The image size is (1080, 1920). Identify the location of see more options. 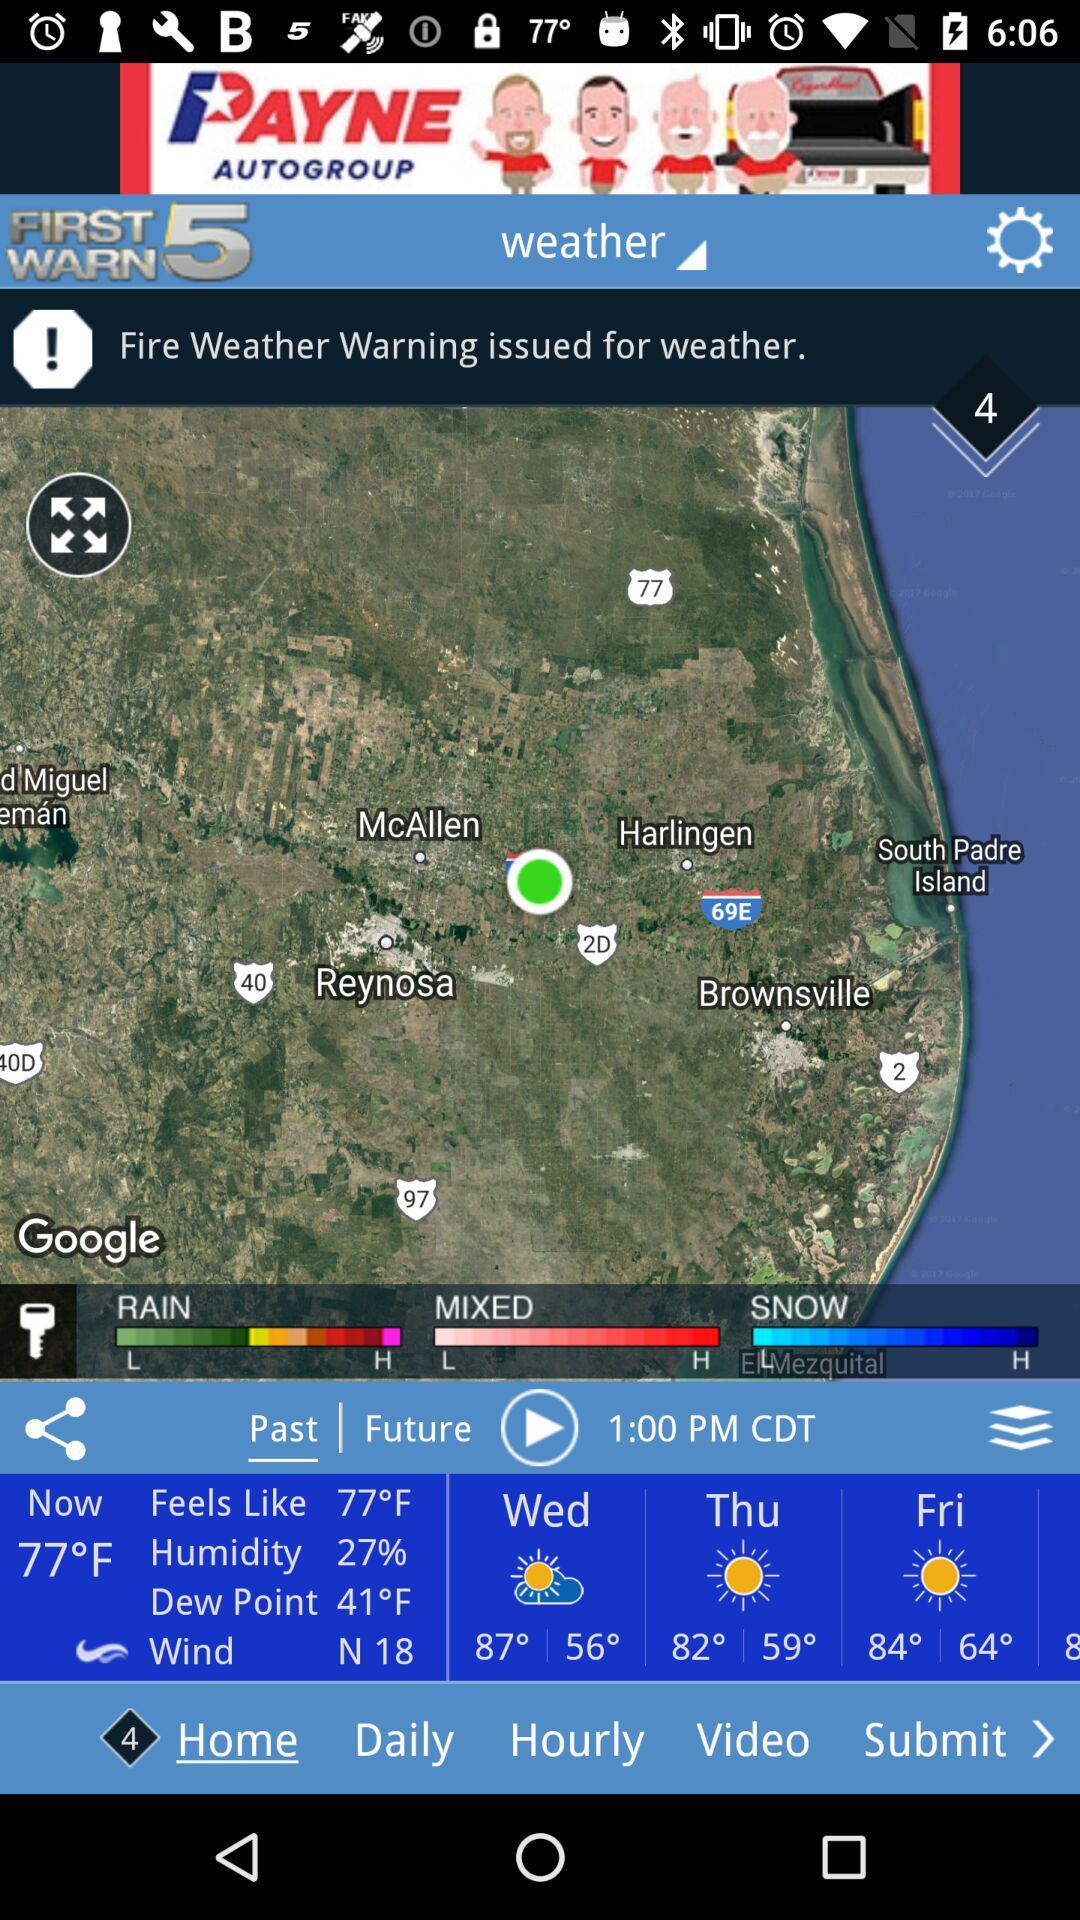
(1042, 1737).